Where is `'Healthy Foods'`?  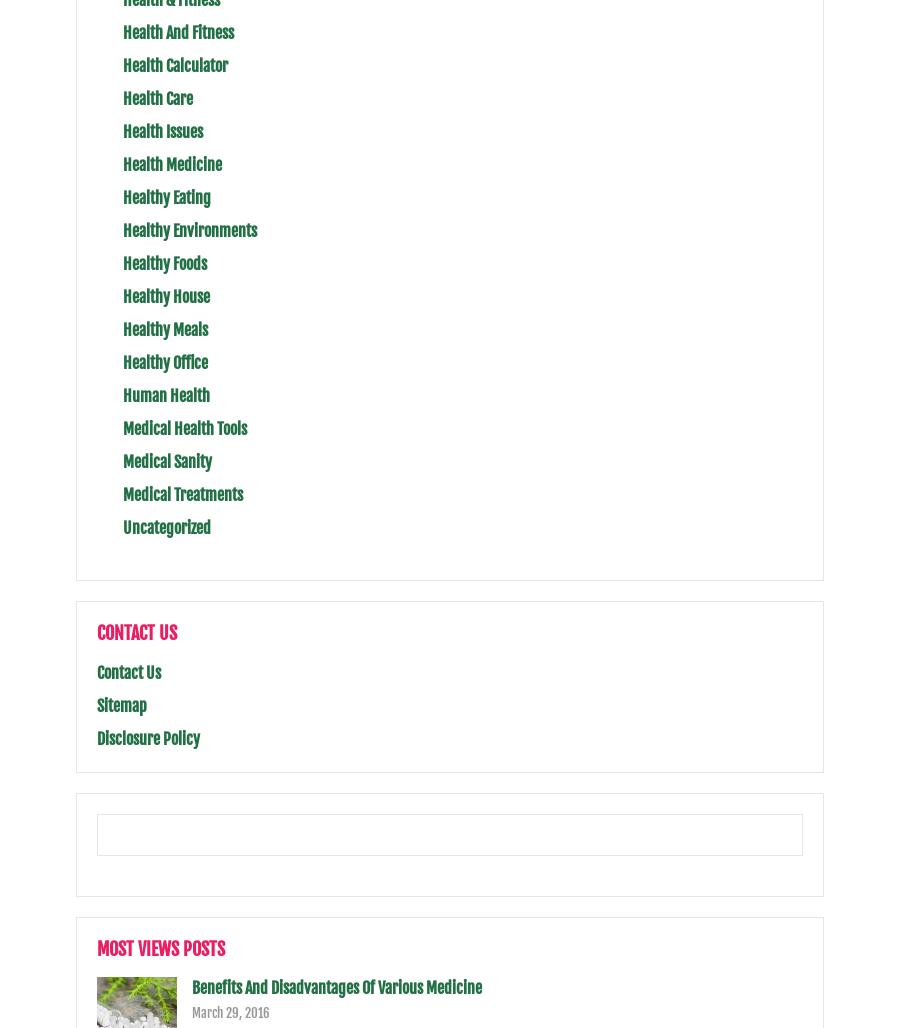
'Healthy Foods' is located at coordinates (163, 262).